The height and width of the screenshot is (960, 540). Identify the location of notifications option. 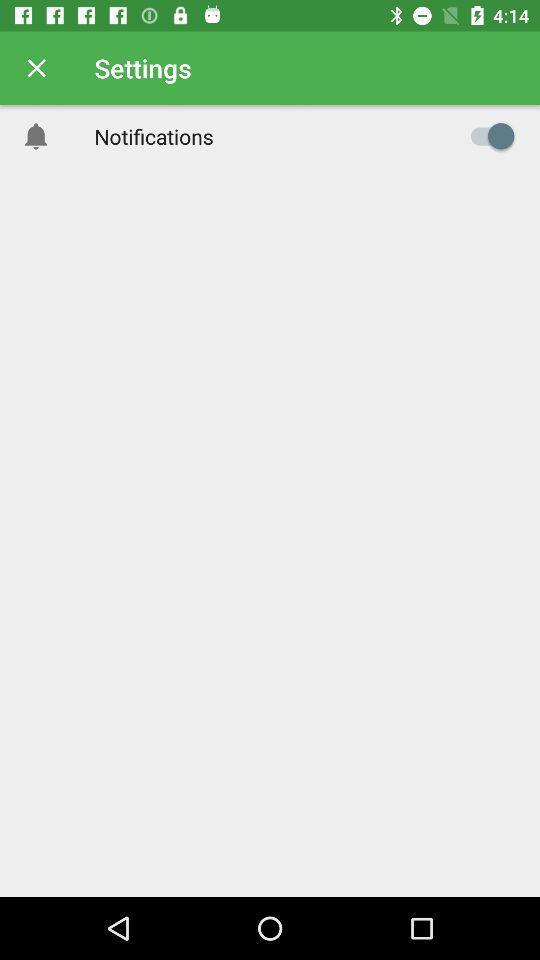
(486, 135).